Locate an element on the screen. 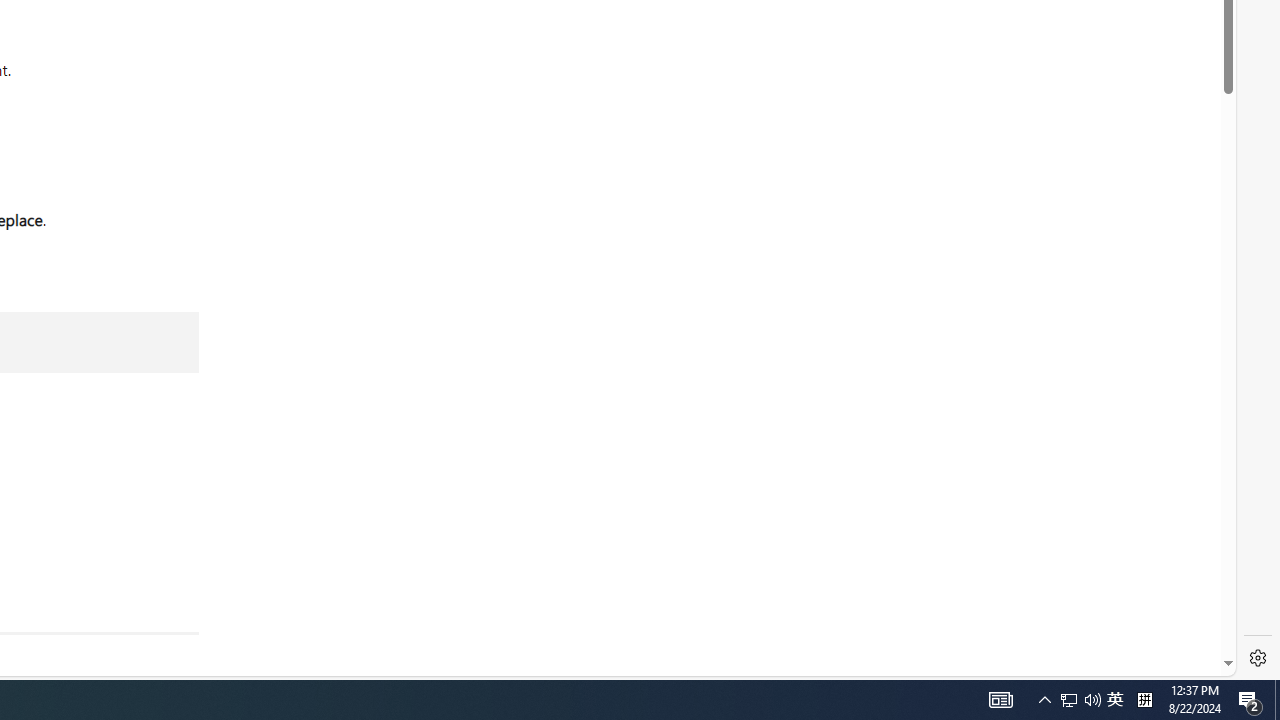 This screenshot has height=720, width=1280. 'Settings' is located at coordinates (1257, 658).